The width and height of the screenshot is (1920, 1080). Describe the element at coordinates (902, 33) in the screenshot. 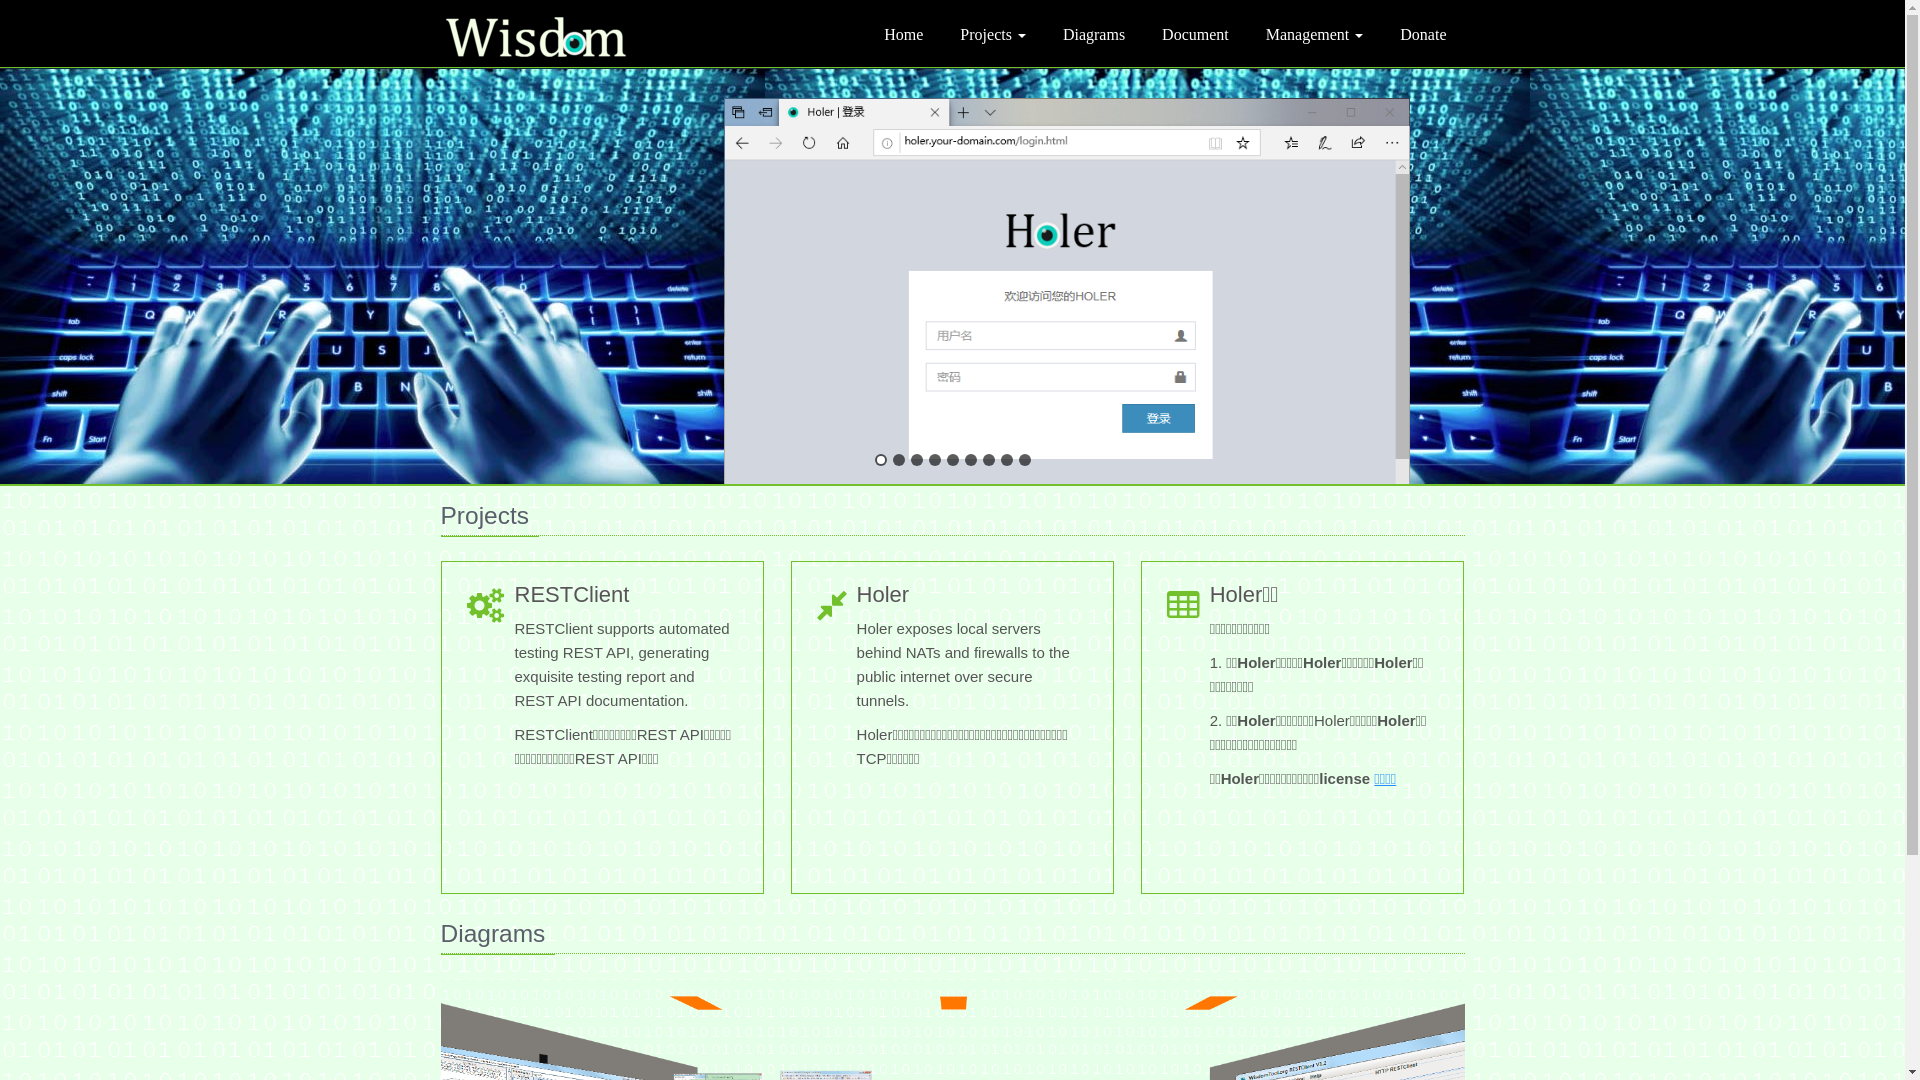

I see `'Home'` at that location.